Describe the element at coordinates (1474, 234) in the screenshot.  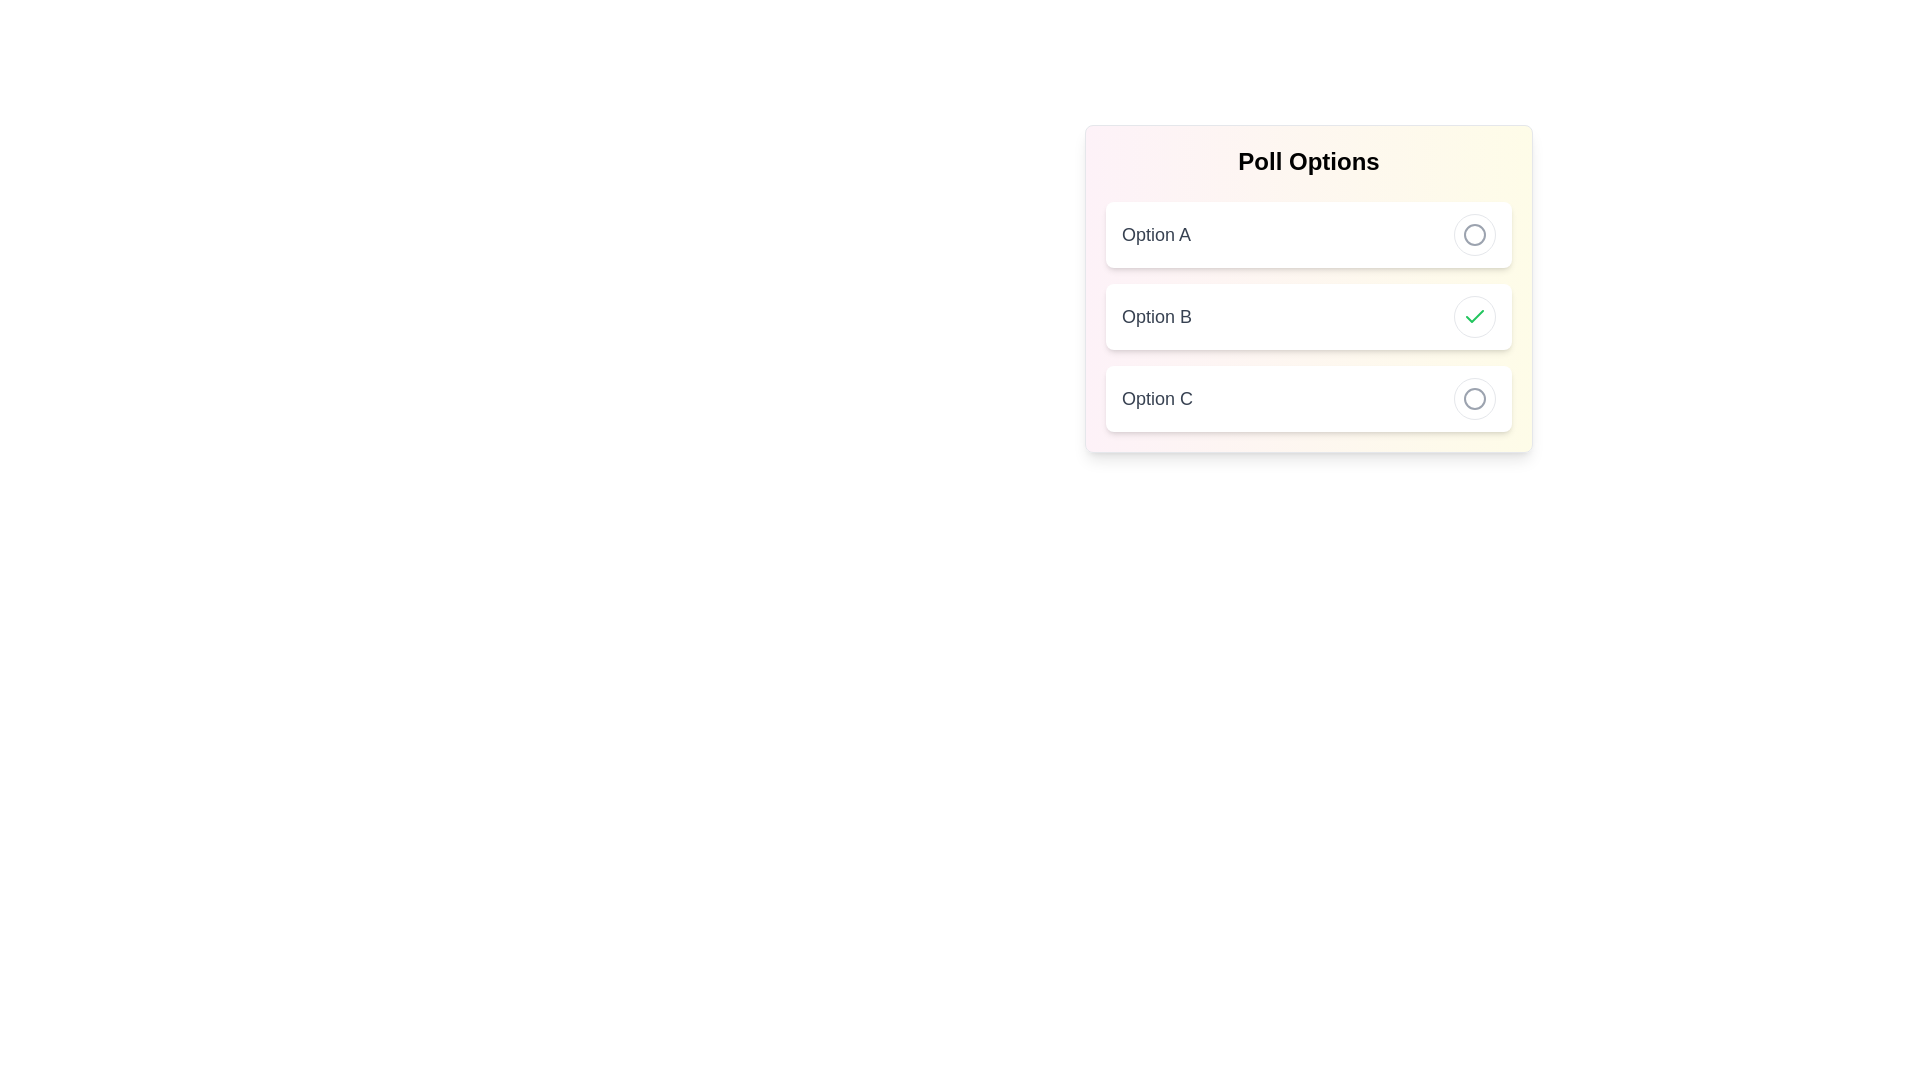
I see `the toggle button of Option A to toggle its selection` at that location.